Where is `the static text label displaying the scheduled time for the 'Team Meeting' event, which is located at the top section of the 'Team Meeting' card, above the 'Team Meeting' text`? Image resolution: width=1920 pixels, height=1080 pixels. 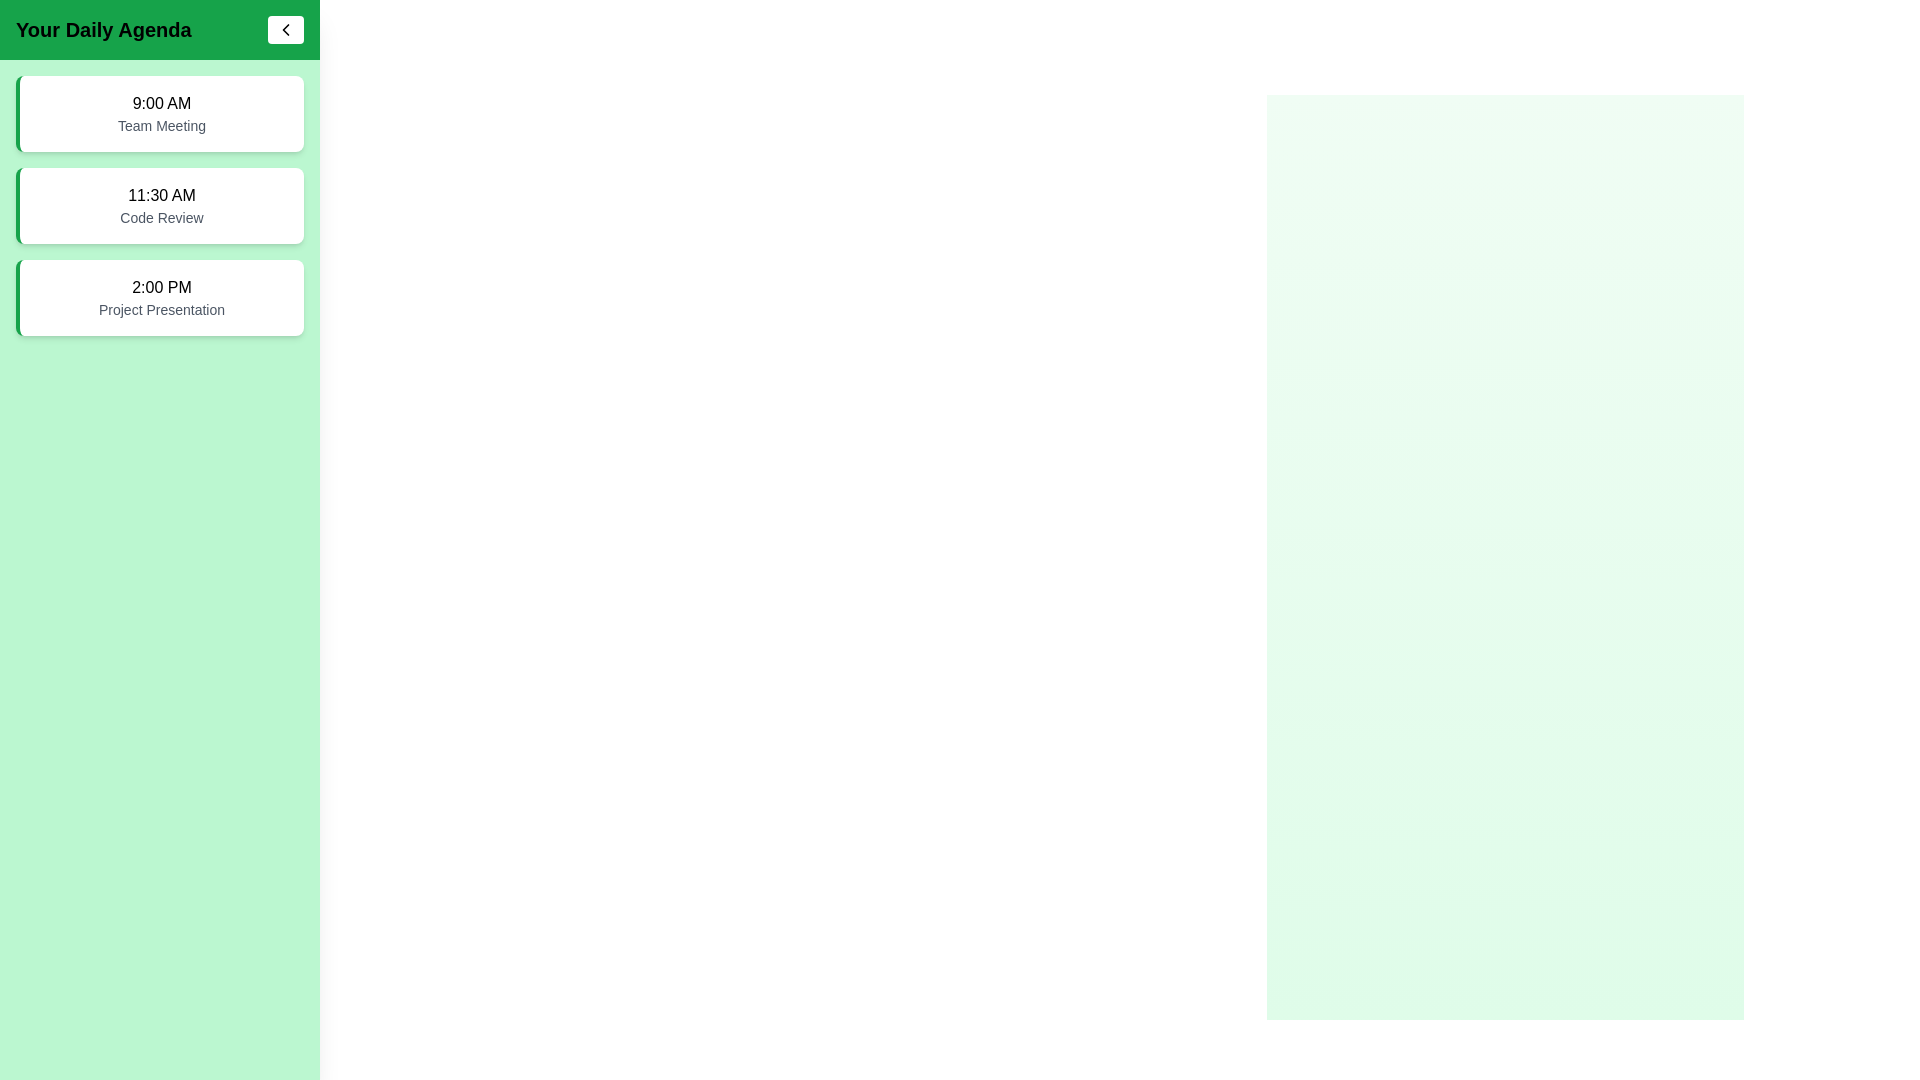 the static text label displaying the scheduled time for the 'Team Meeting' event, which is located at the top section of the 'Team Meeting' card, above the 'Team Meeting' text is located at coordinates (162, 104).